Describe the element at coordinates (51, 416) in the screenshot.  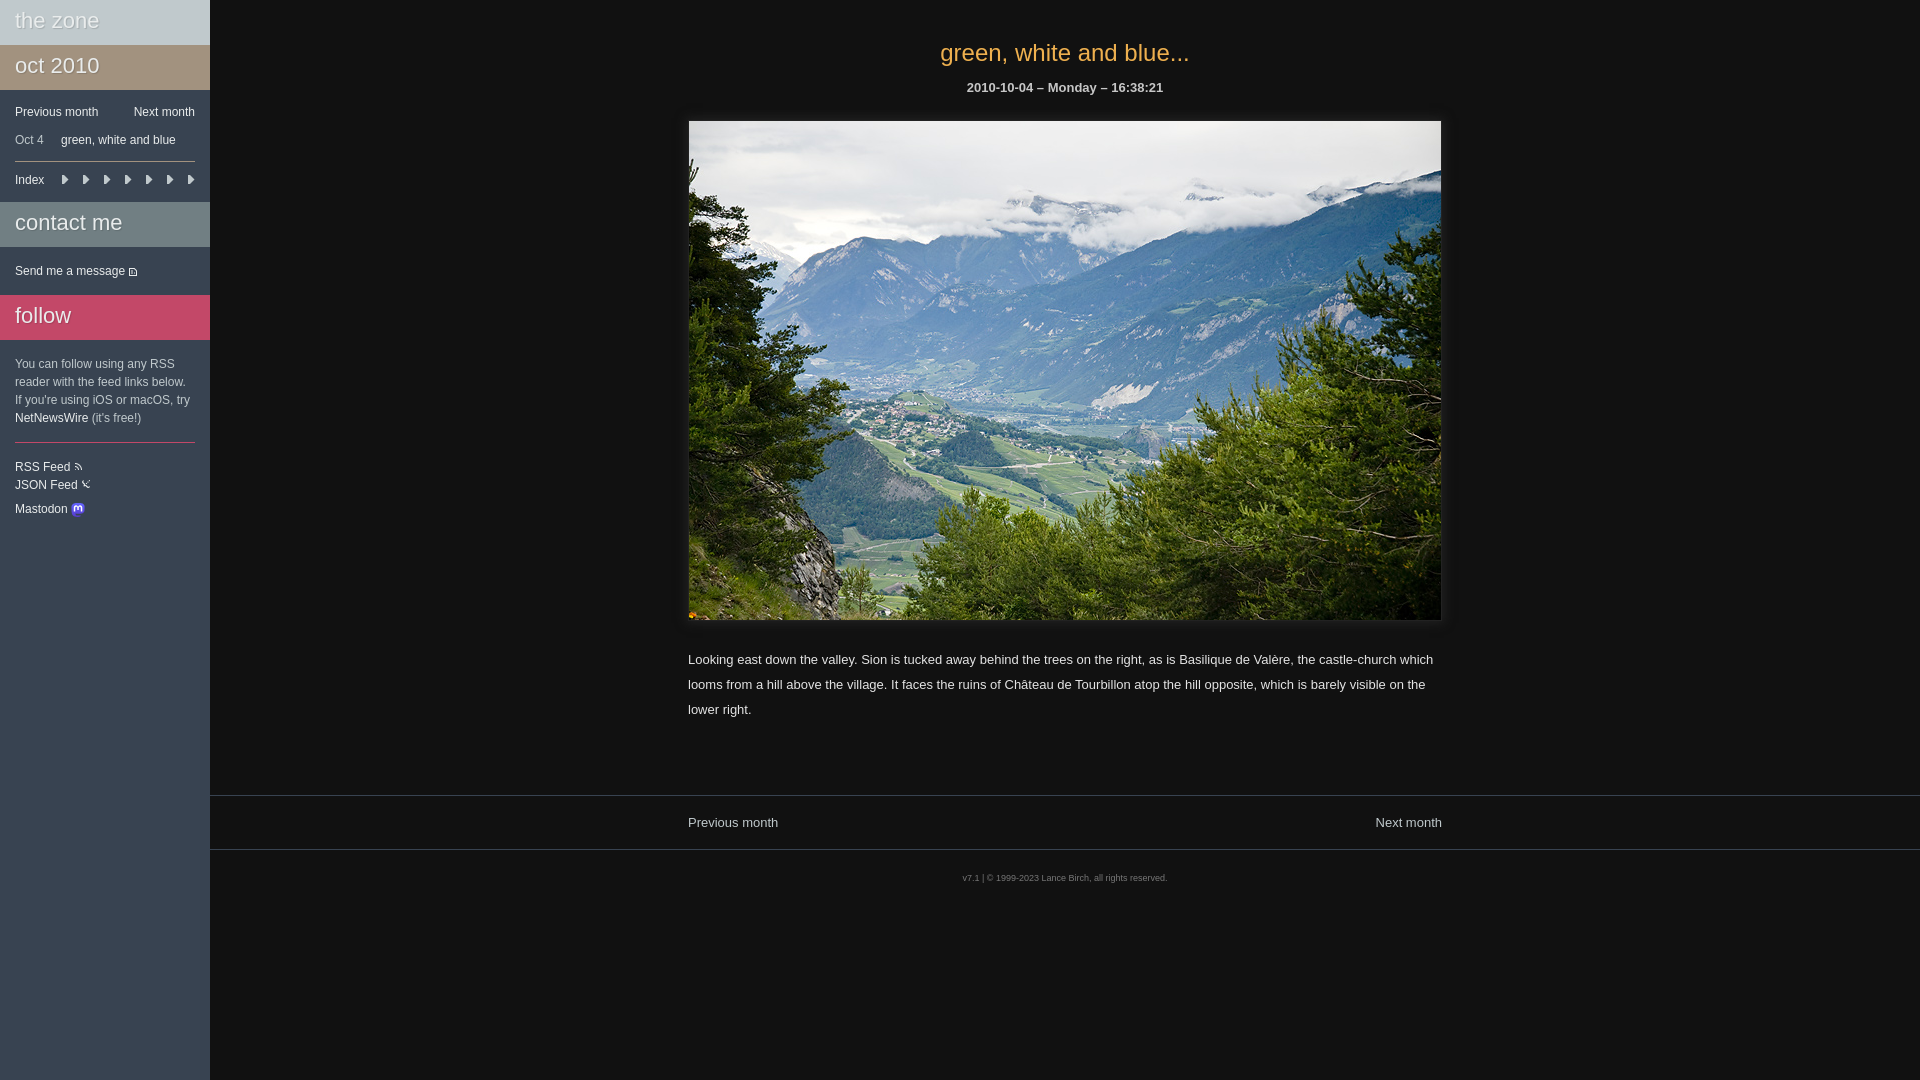
I see `'NetNewsWire'` at that location.